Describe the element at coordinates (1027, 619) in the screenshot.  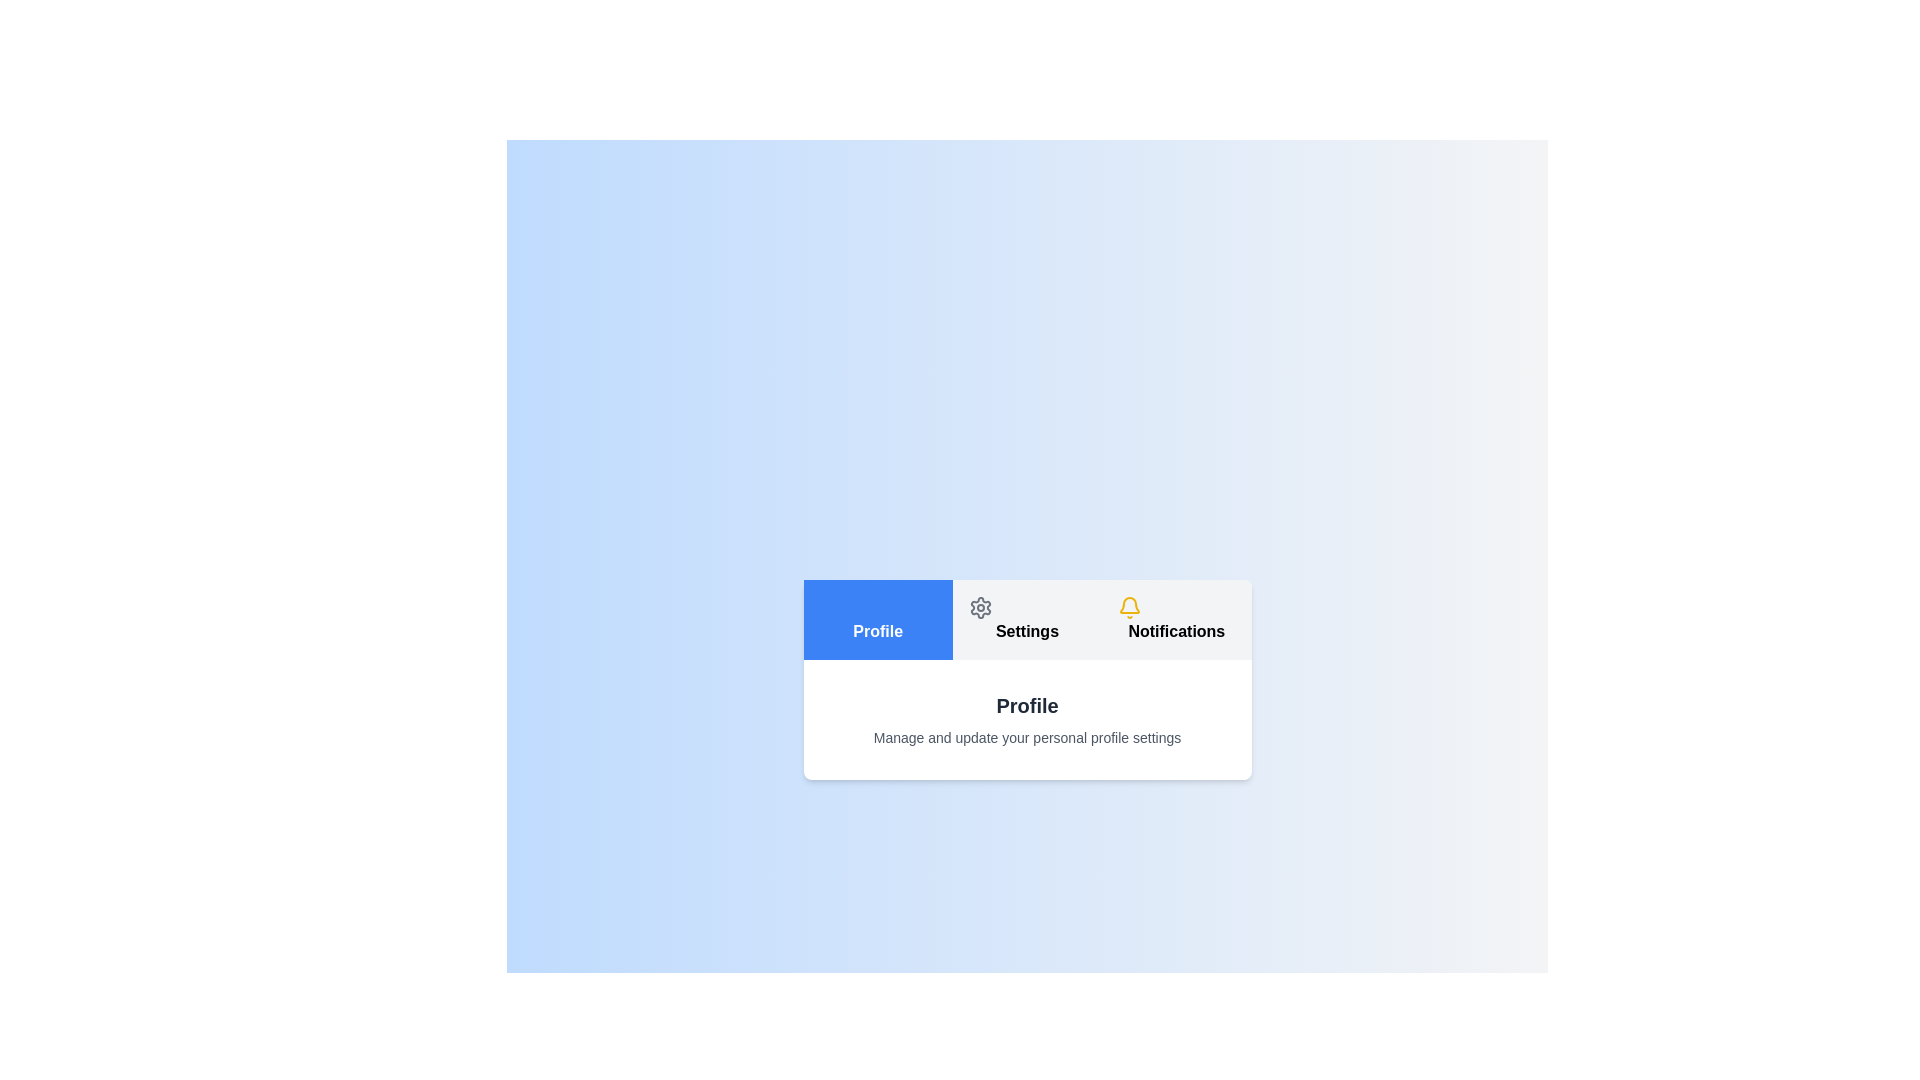
I see `the Settings tab to switch views` at that location.